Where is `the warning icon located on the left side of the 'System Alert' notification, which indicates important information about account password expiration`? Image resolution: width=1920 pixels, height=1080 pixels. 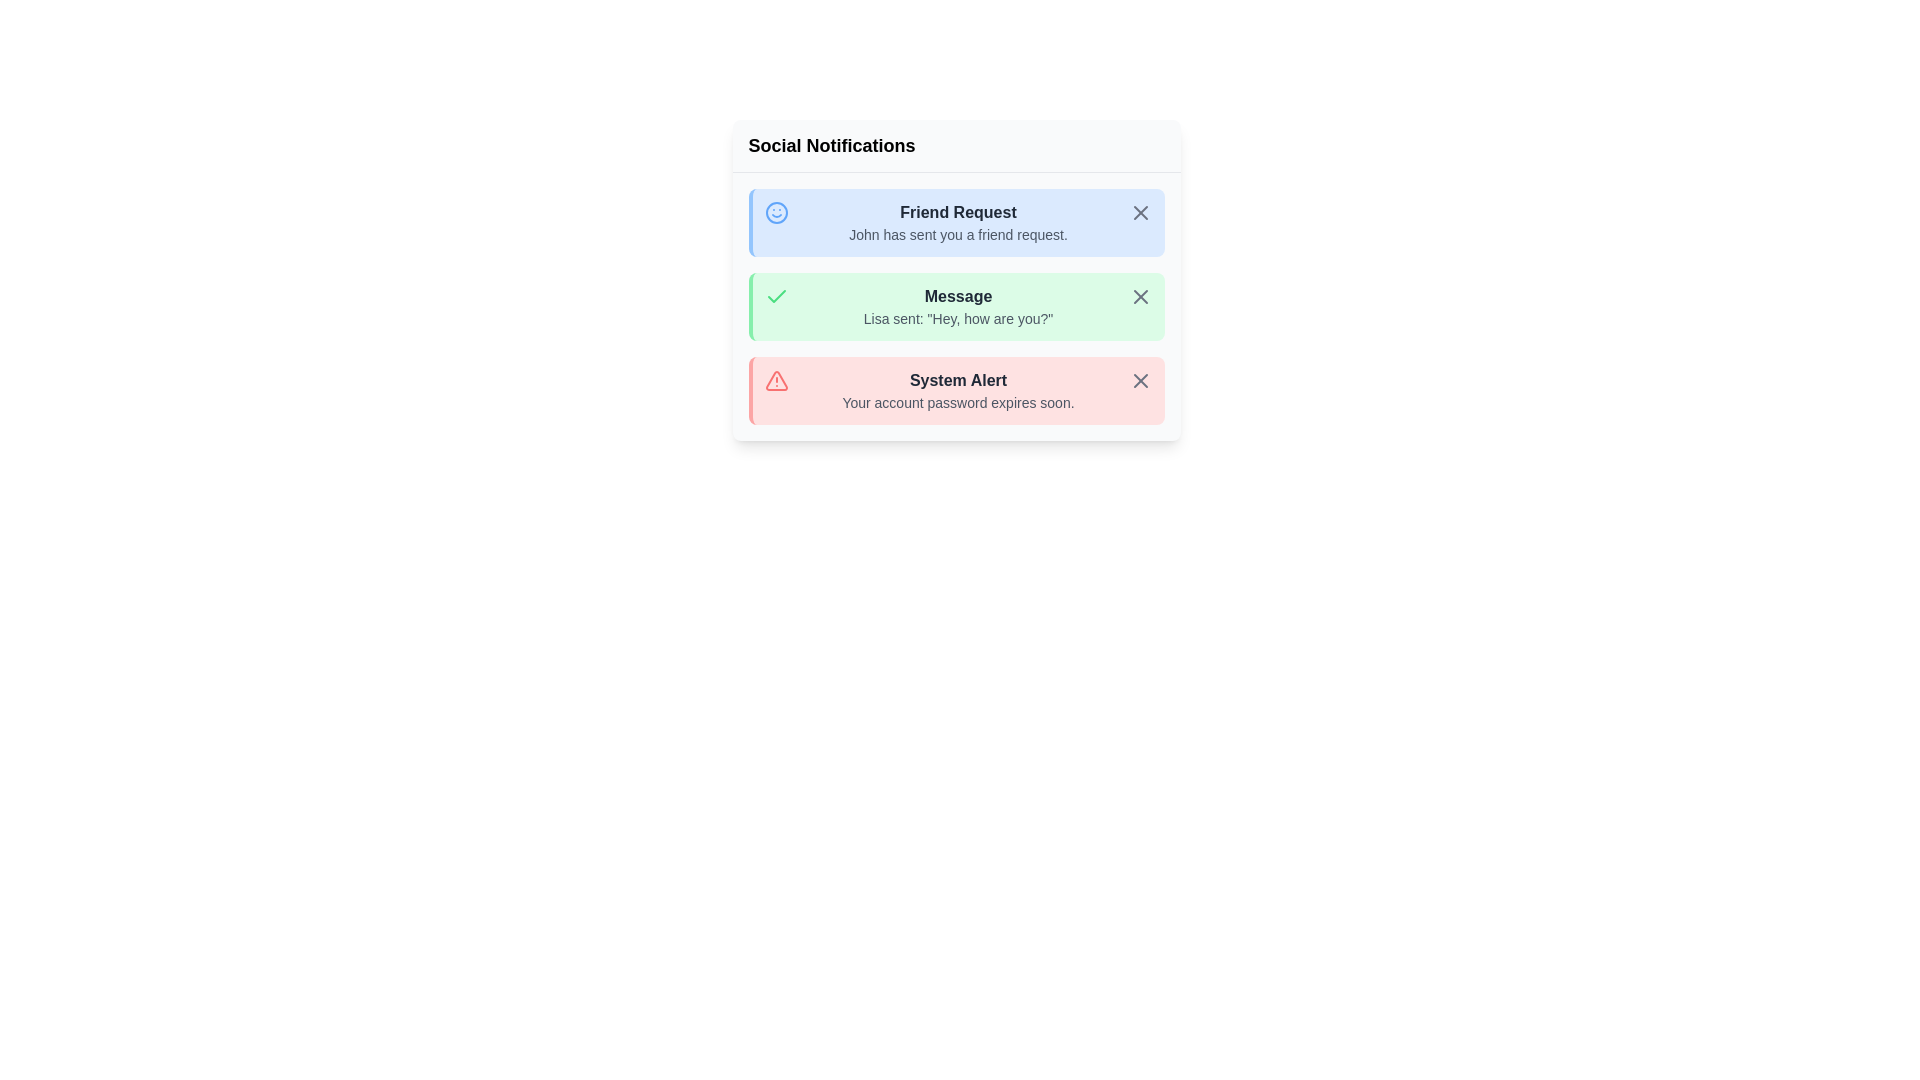 the warning icon located on the left side of the 'System Alert' notification, which indicates important information about account password expiration is located at coordinates (775, 381).